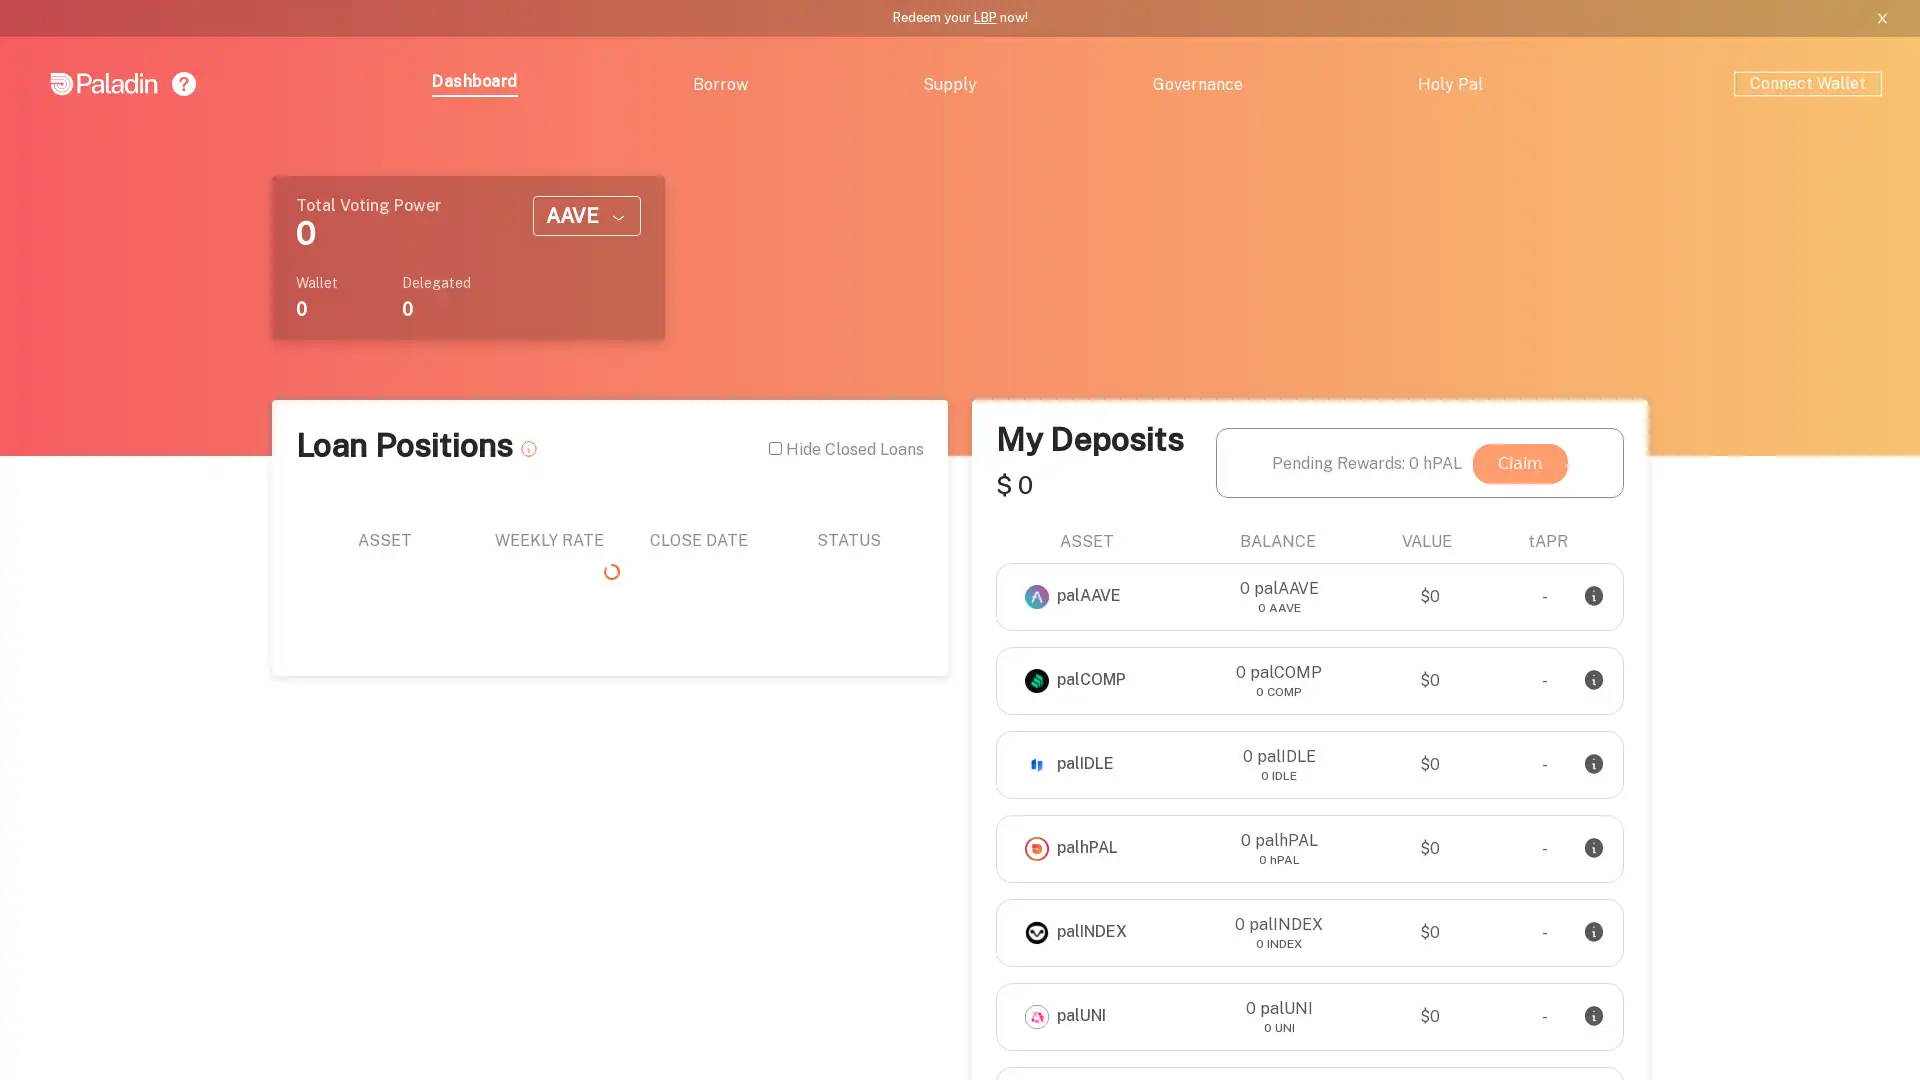  I want to click on Claim, so click(1520, 462).